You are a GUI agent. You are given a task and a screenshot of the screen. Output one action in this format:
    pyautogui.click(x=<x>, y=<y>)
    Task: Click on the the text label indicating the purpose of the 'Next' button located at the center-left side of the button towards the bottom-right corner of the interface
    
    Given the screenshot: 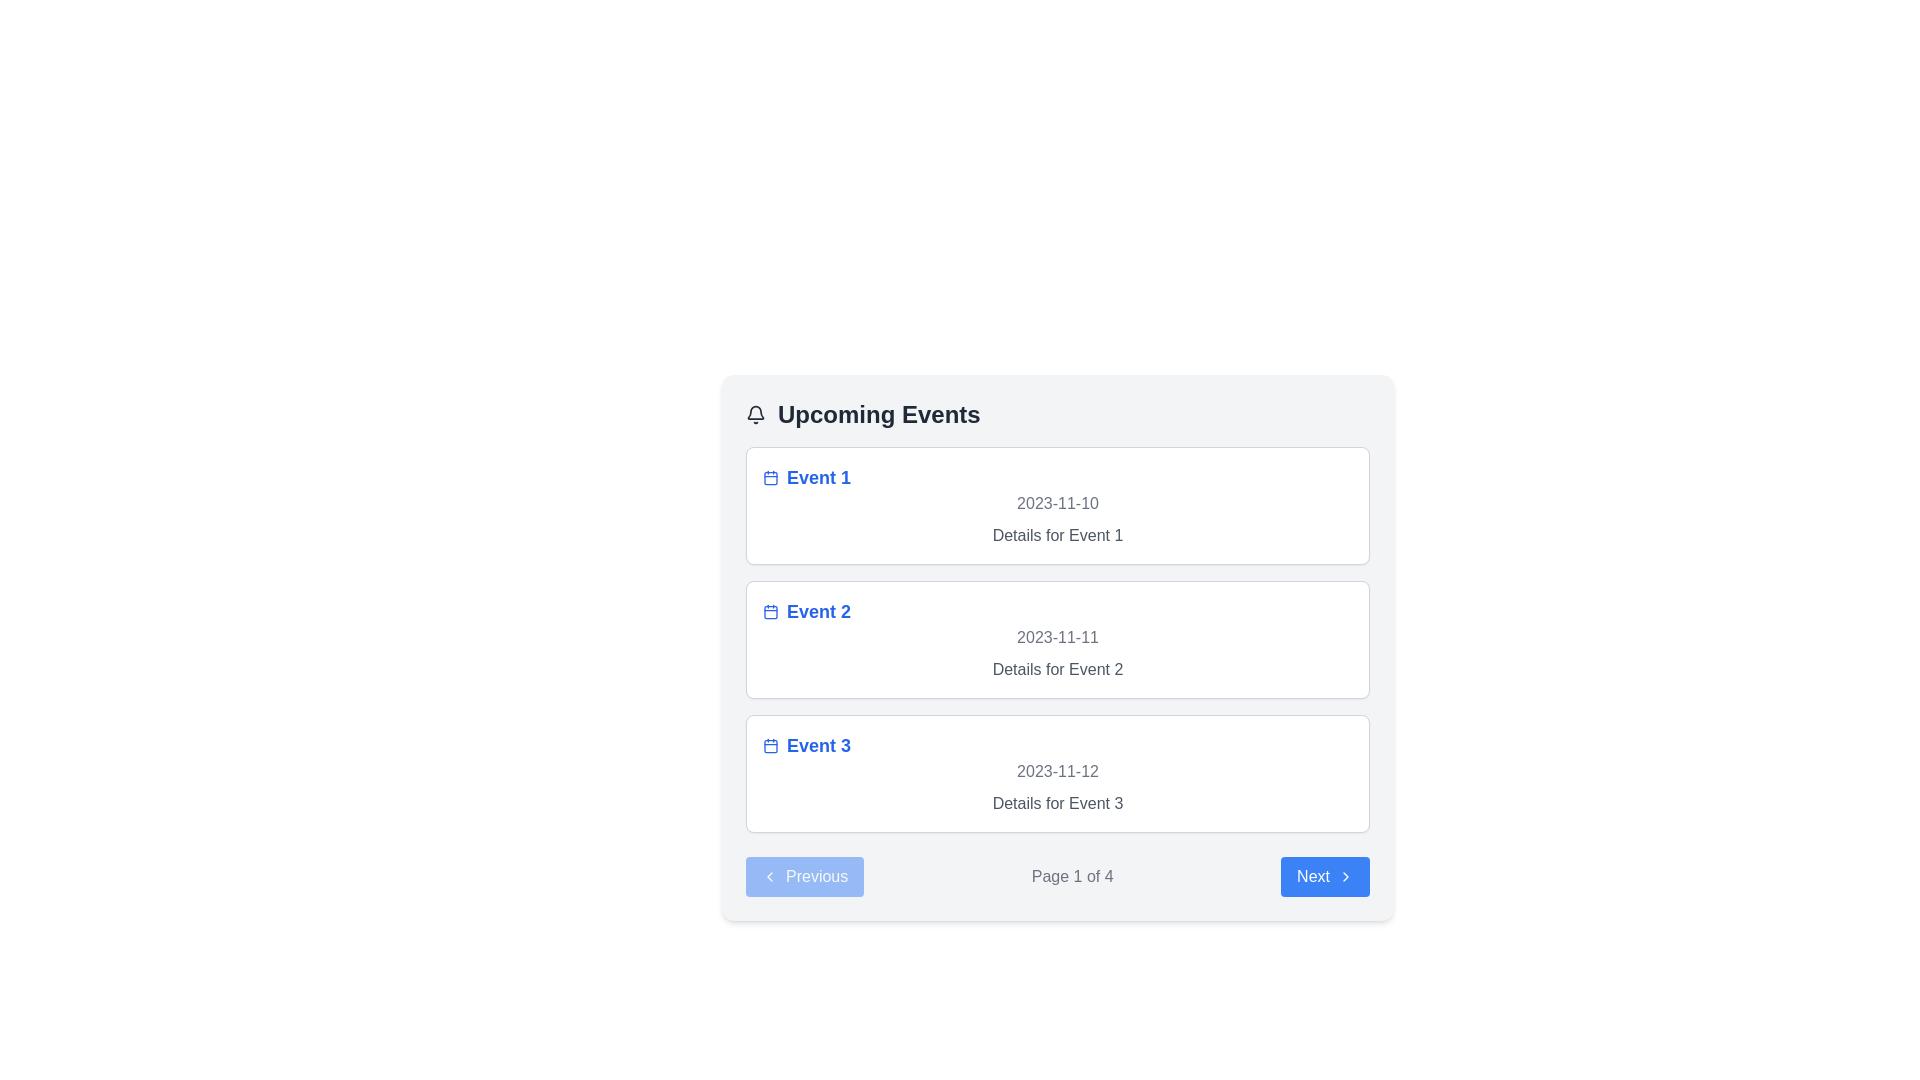 What is the action you would take?
    pyautogui.click(x=1313, y=875)
    